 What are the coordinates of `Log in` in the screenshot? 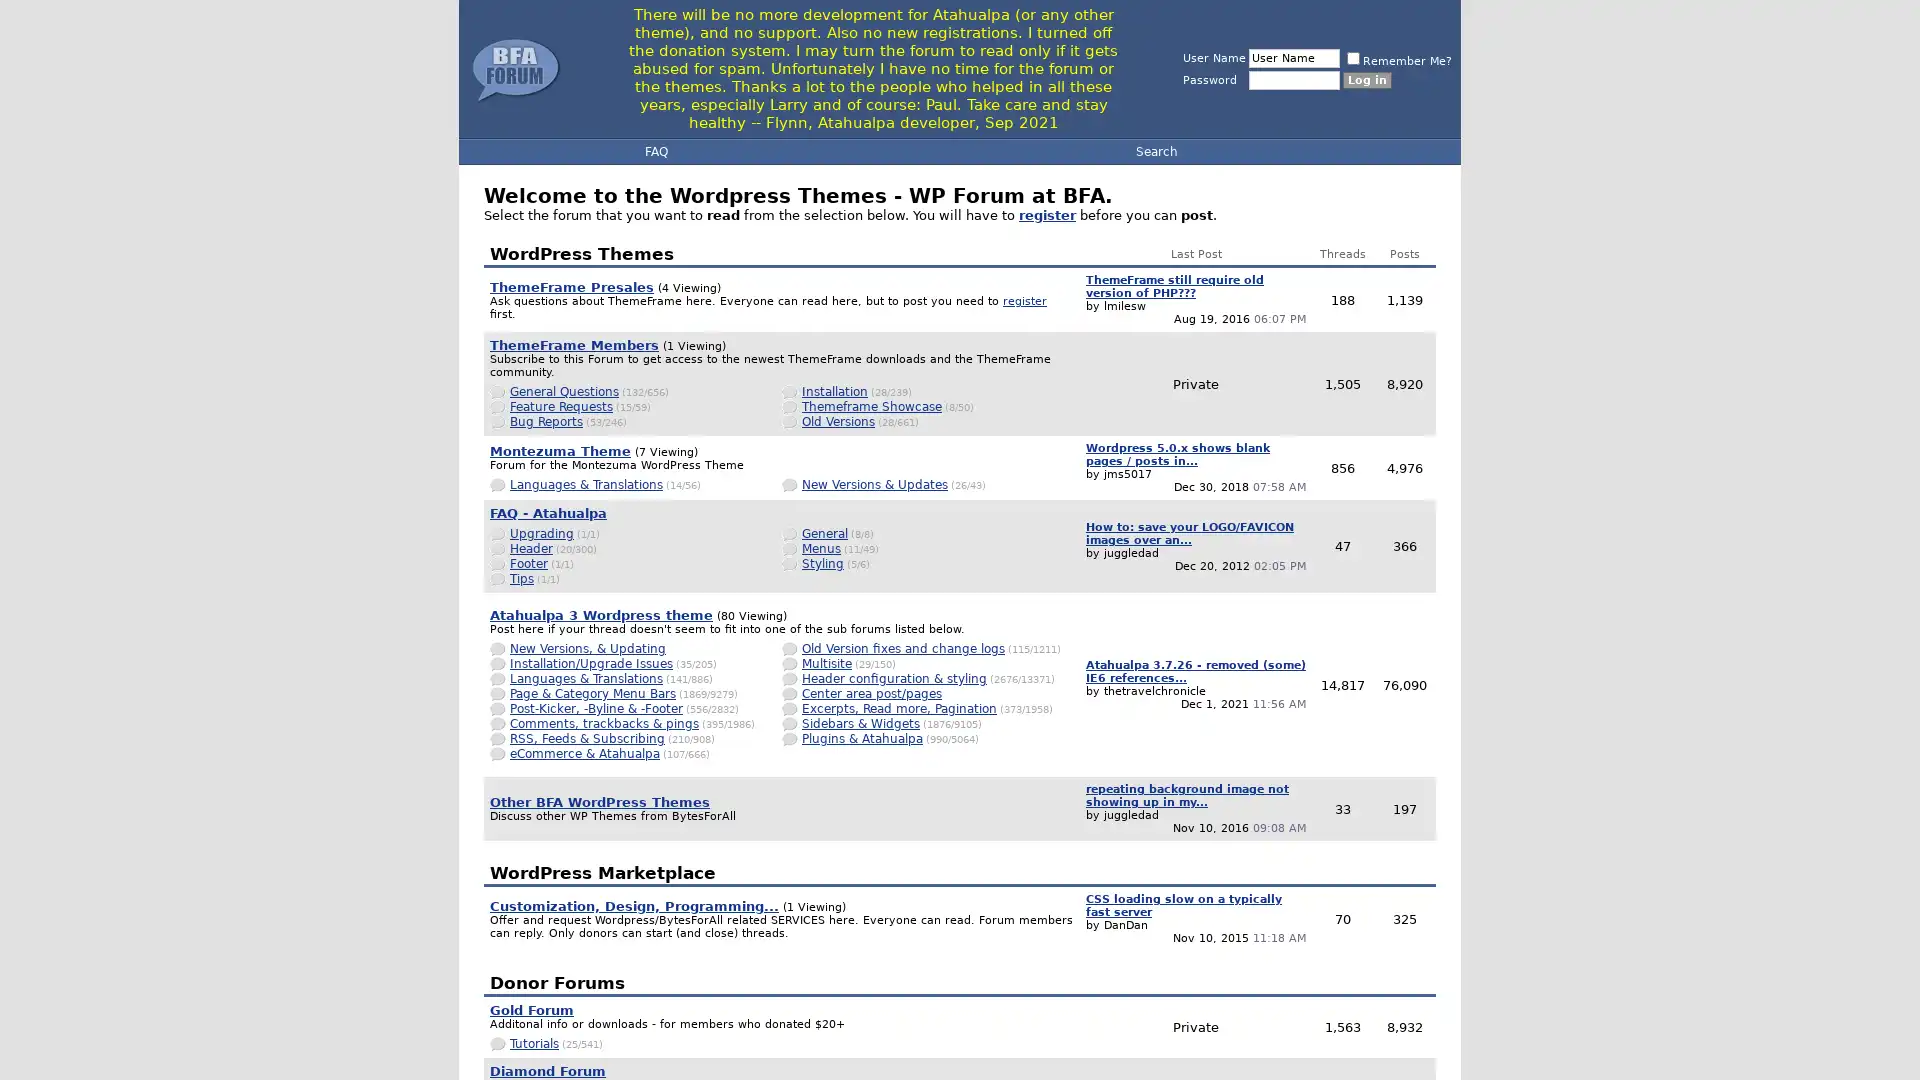 It's located at (1366, 78).